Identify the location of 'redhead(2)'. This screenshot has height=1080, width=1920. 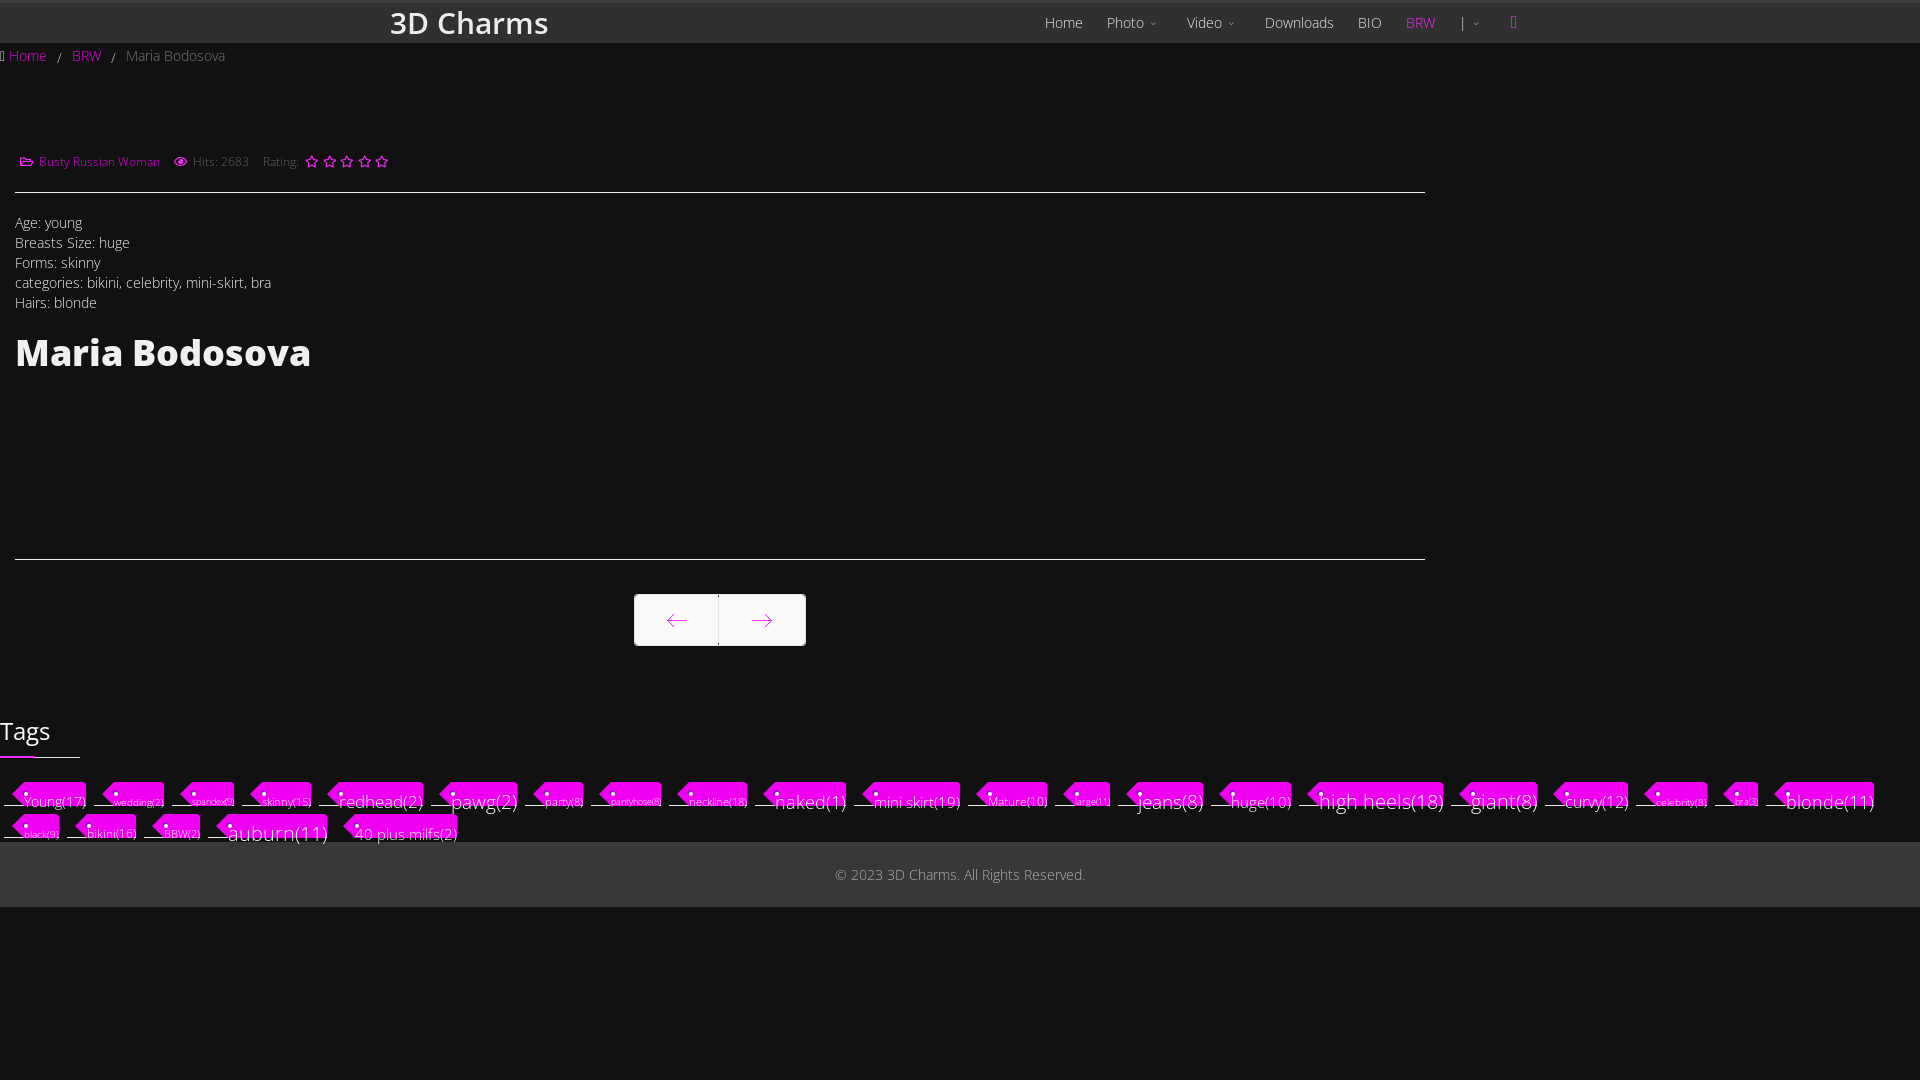
(380, 793).